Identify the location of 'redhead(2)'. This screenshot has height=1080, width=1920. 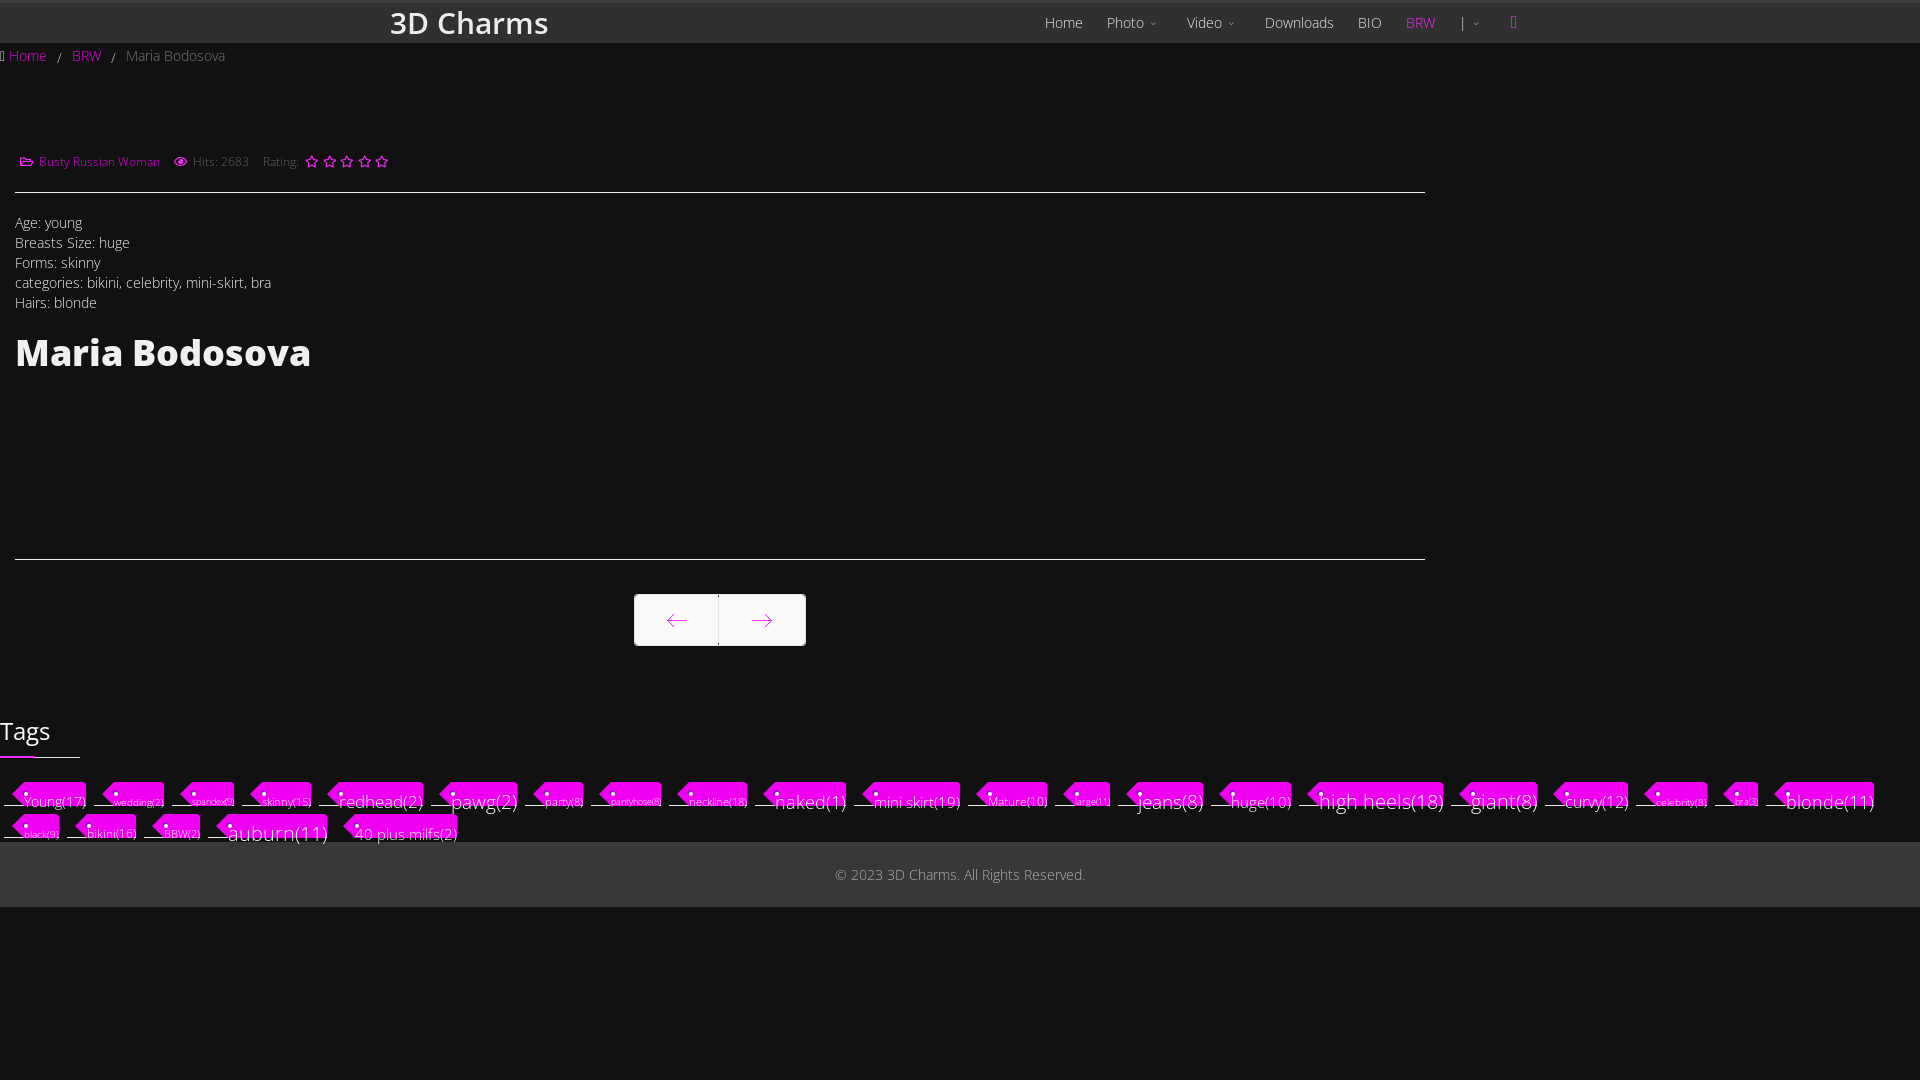
(380, 793).